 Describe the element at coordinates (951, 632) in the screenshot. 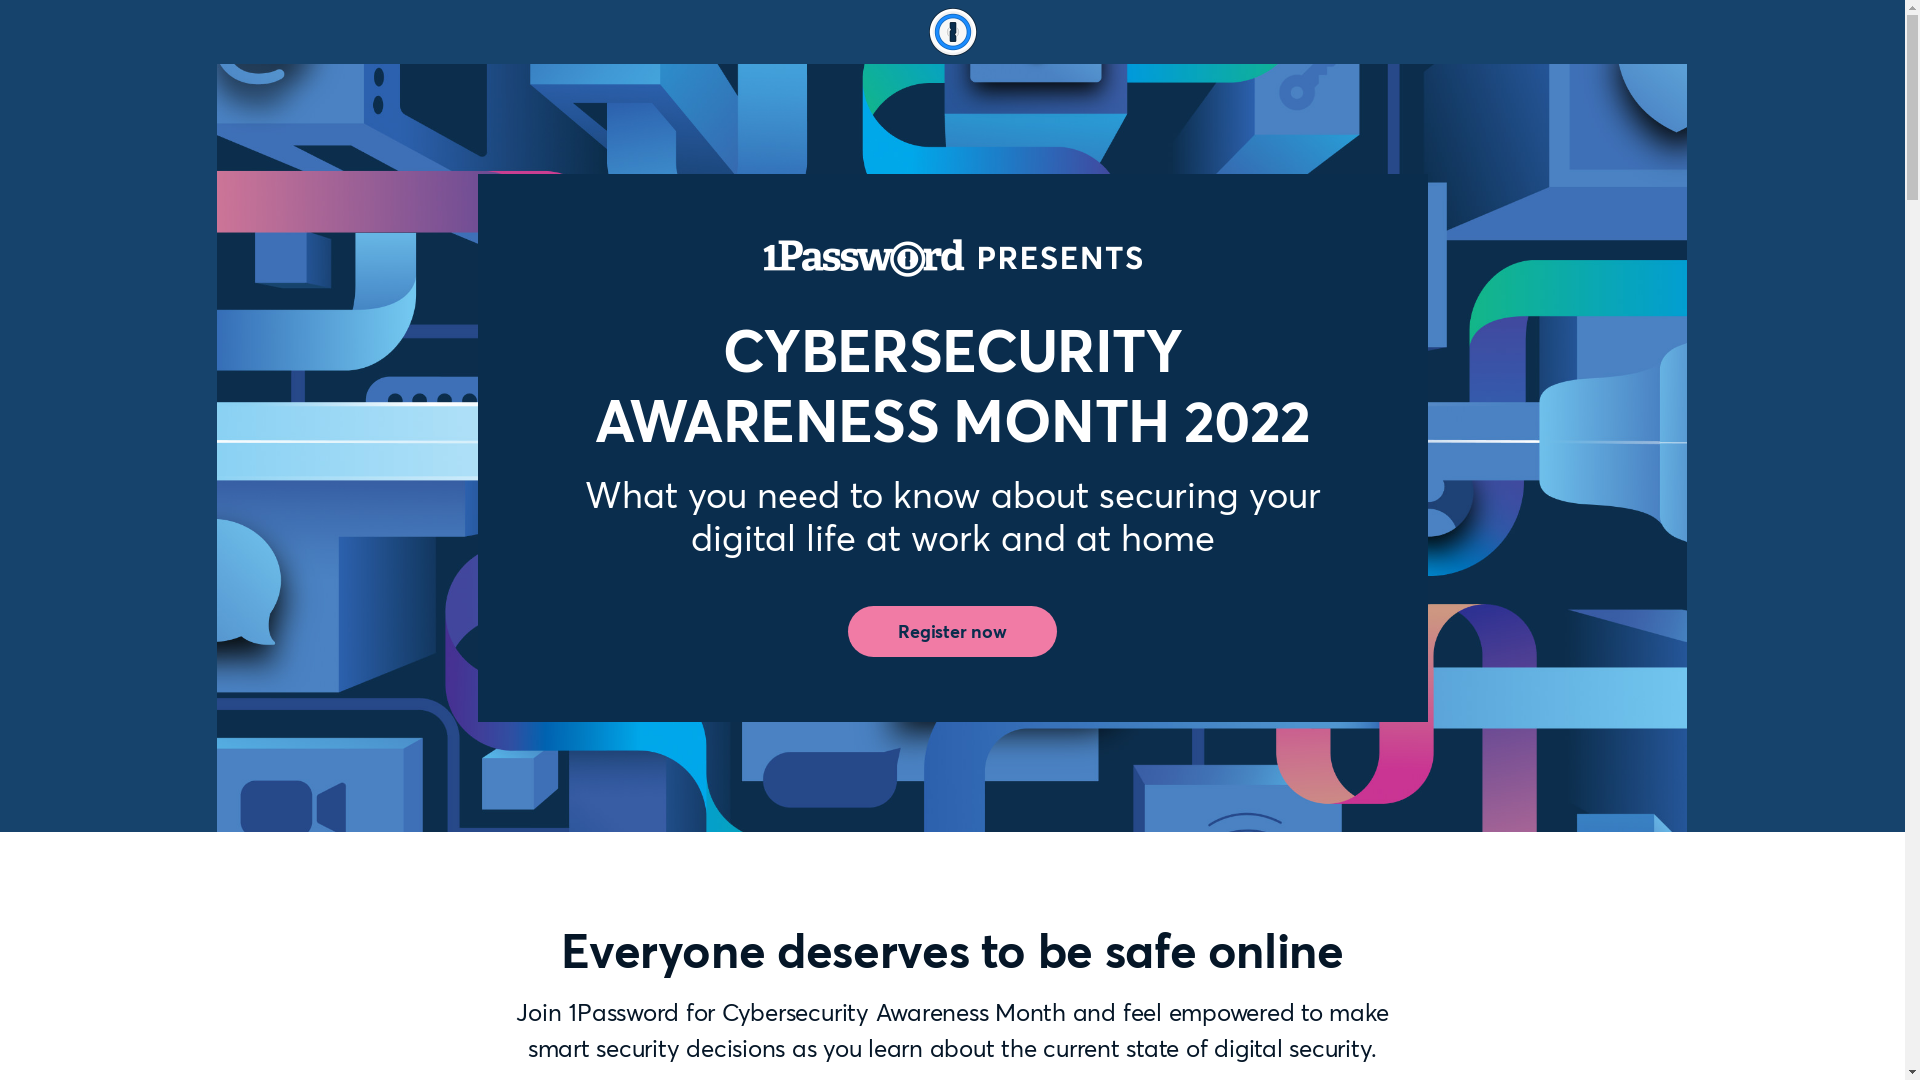

I see `'Register now'` at that location.